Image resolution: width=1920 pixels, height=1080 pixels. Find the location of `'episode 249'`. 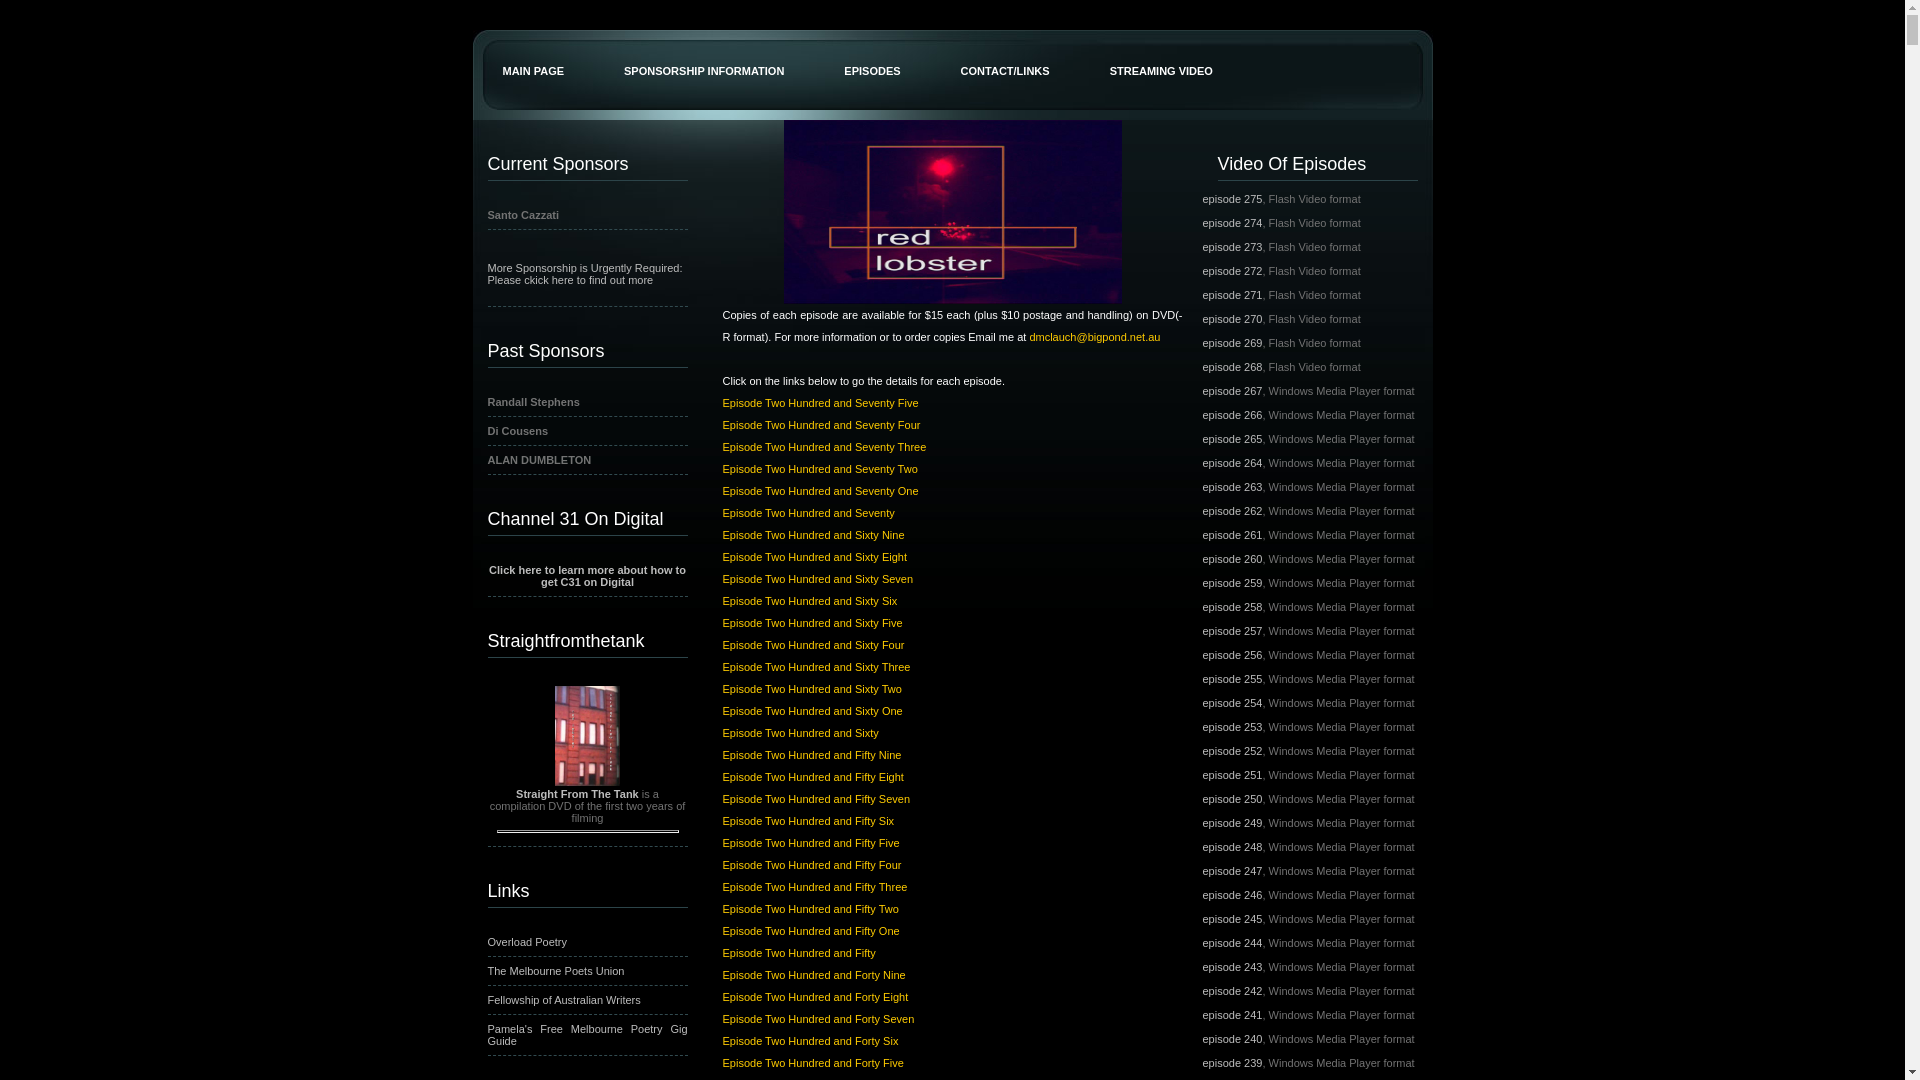

'episode 249' is located at coordinates (1231, 822).